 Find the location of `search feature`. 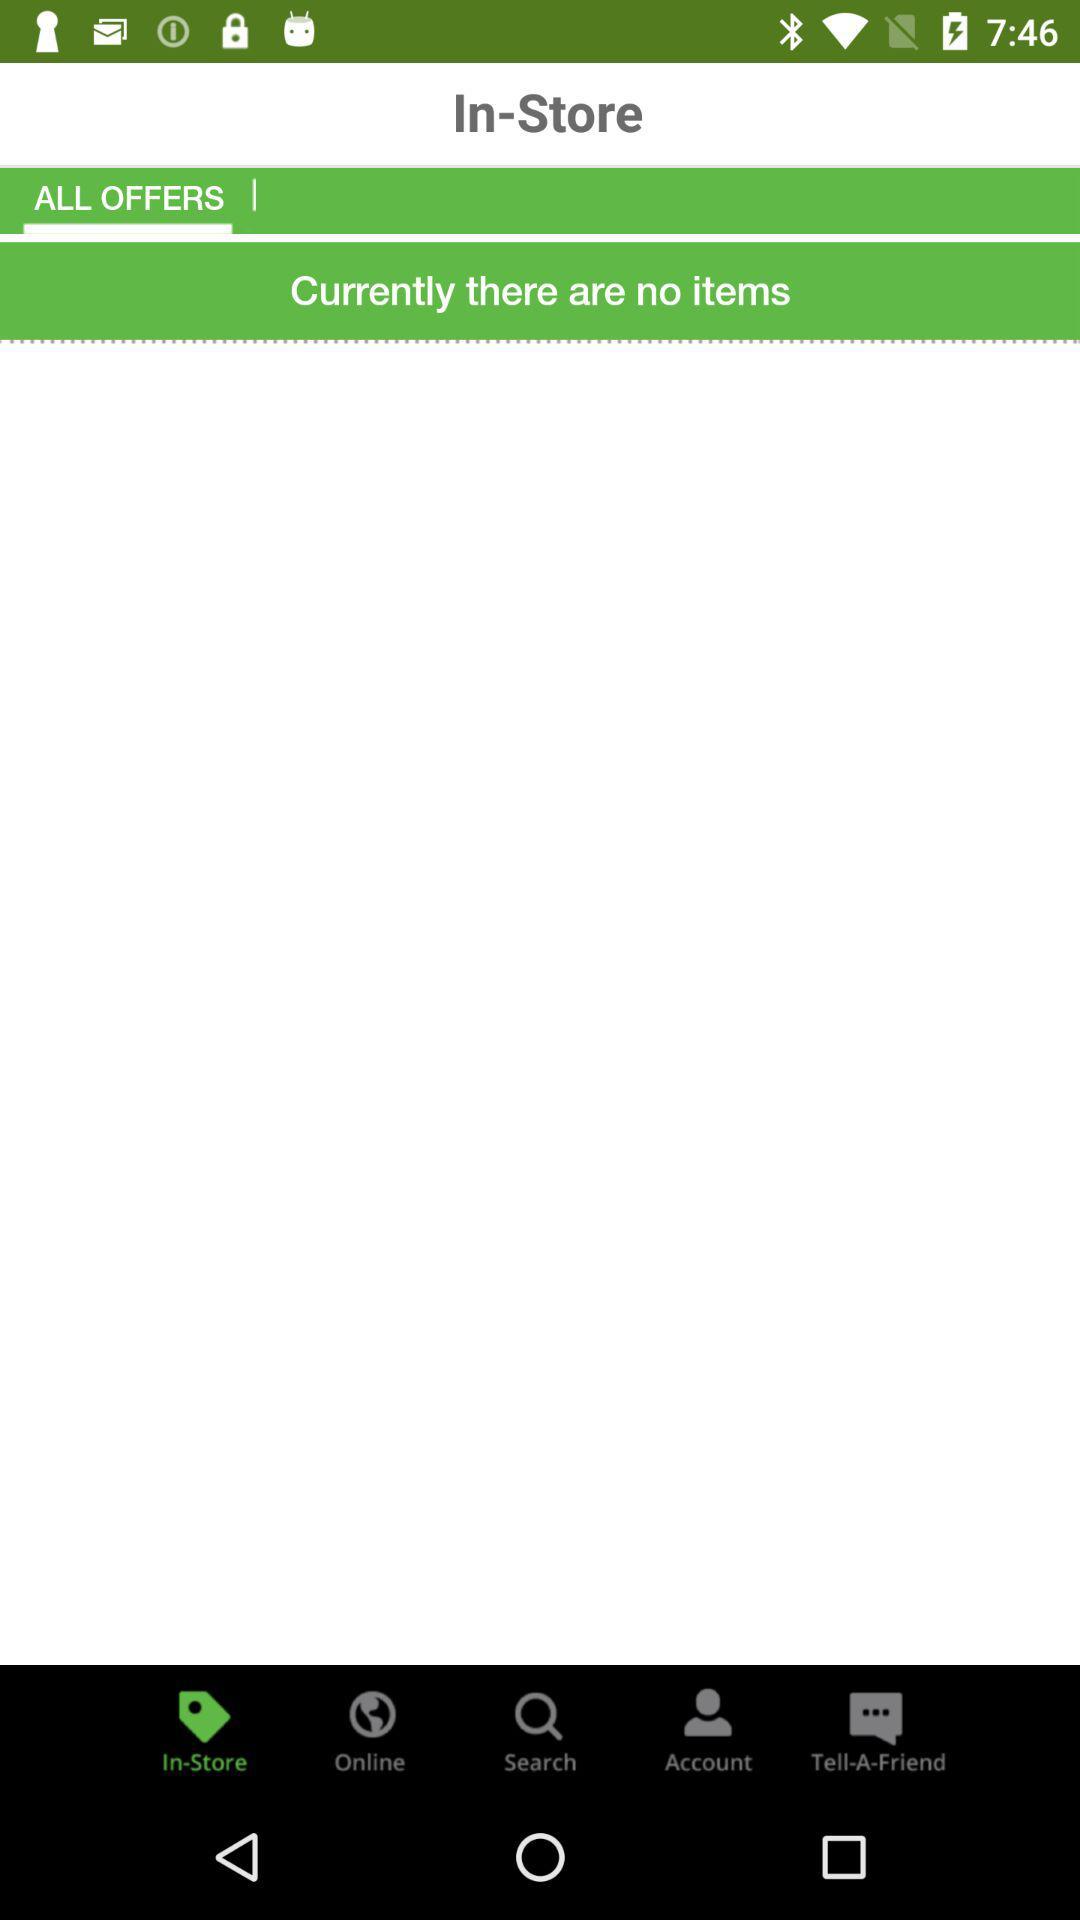

search feature is located at coordinates (540, 1728).